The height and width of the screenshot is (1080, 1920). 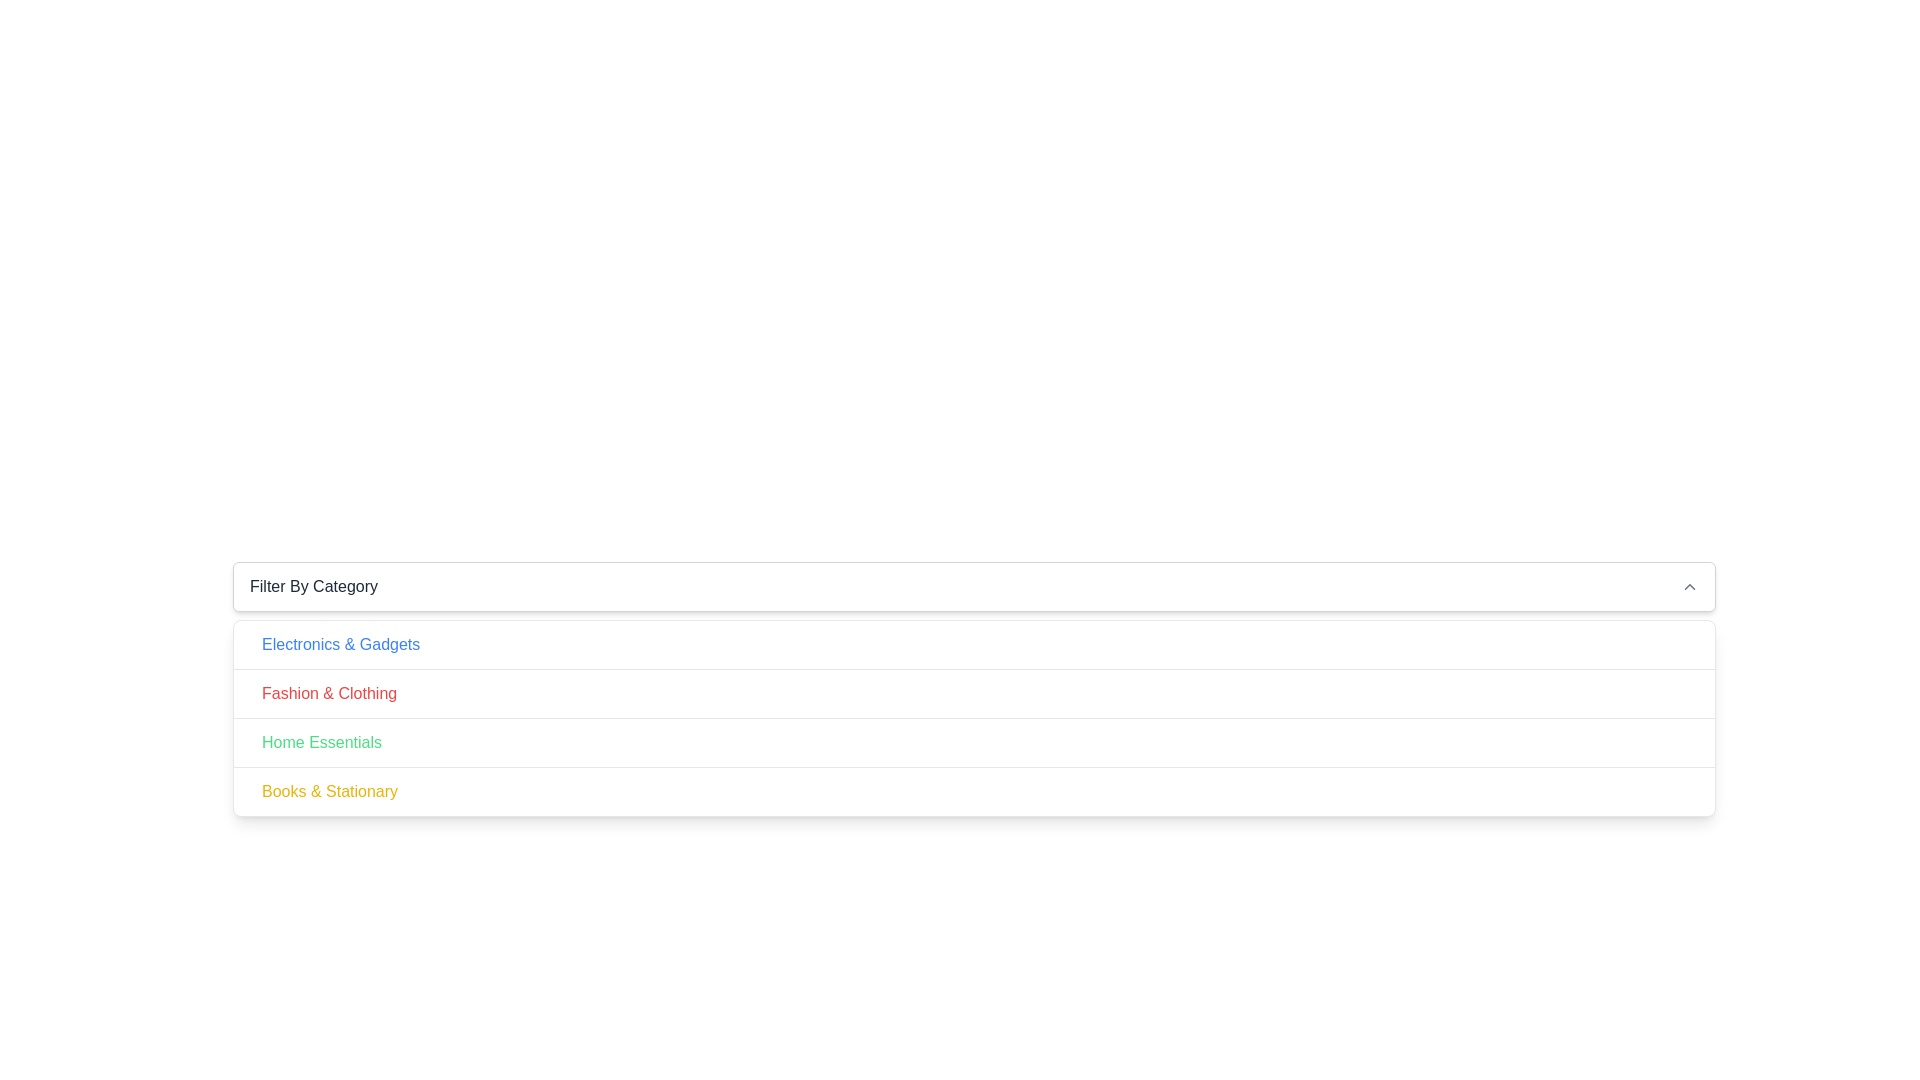 What do you see at coordinates (313, 585) in the screenshot?
I see `the 'Filter By Category' text label, which is prominently displayed in dark color on a light background, positioned at the top of the page adjacent to an upward-facing arrow icon` at bounding box center [313, 585].